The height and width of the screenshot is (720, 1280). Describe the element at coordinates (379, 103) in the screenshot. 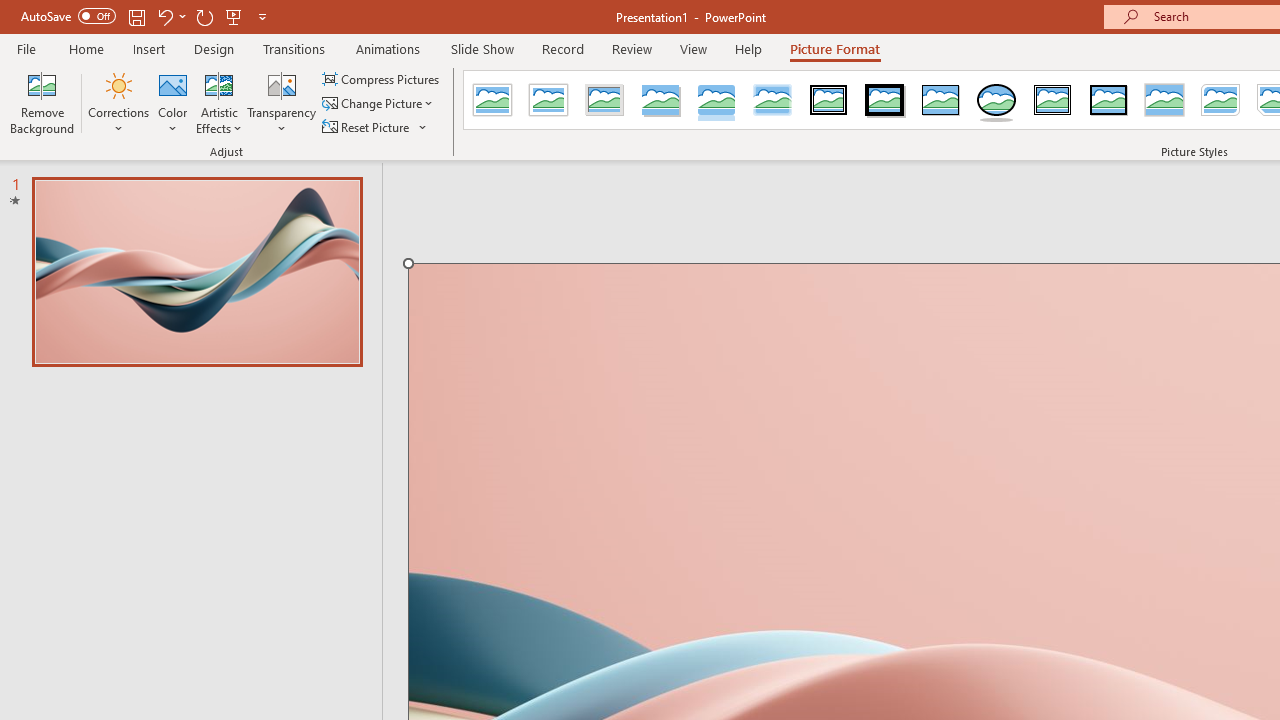

I see `'Change Picture'` at that location.